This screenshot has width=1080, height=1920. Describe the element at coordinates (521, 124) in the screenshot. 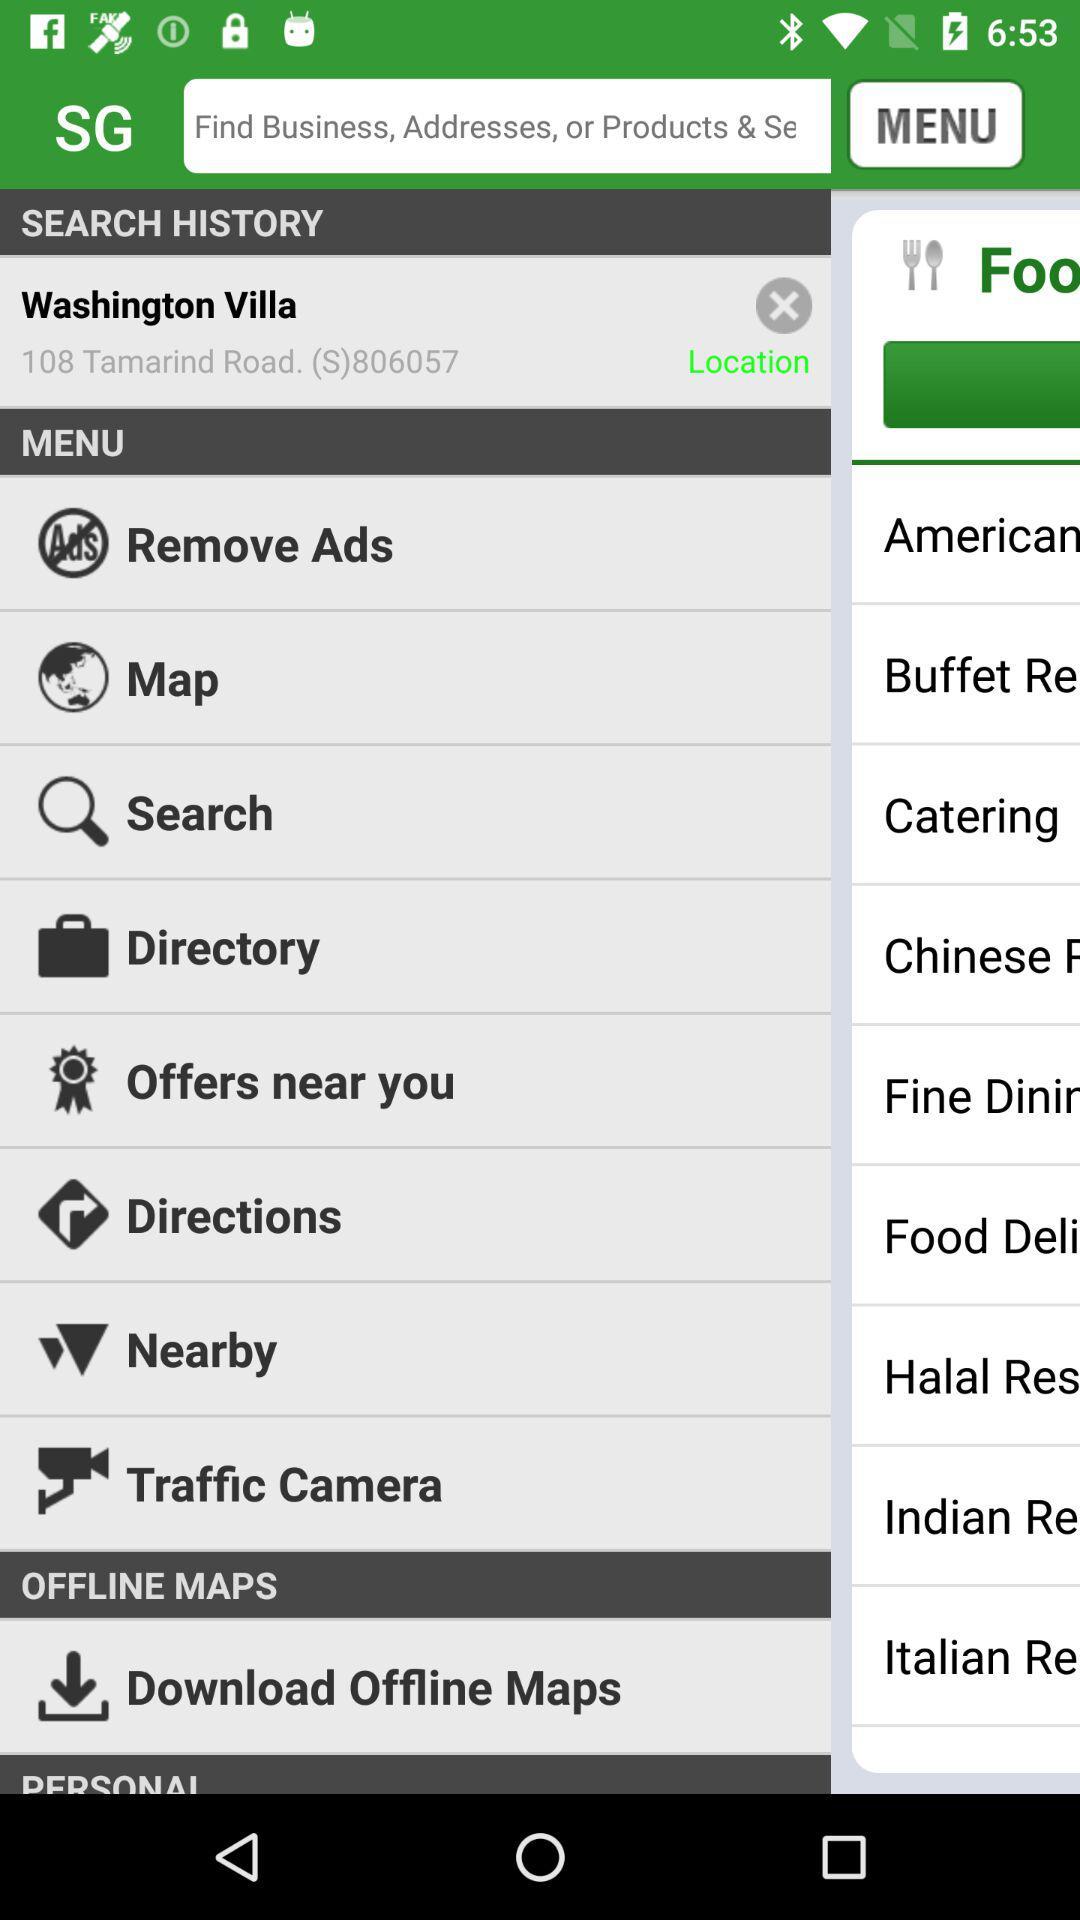

I see `search` at that location.